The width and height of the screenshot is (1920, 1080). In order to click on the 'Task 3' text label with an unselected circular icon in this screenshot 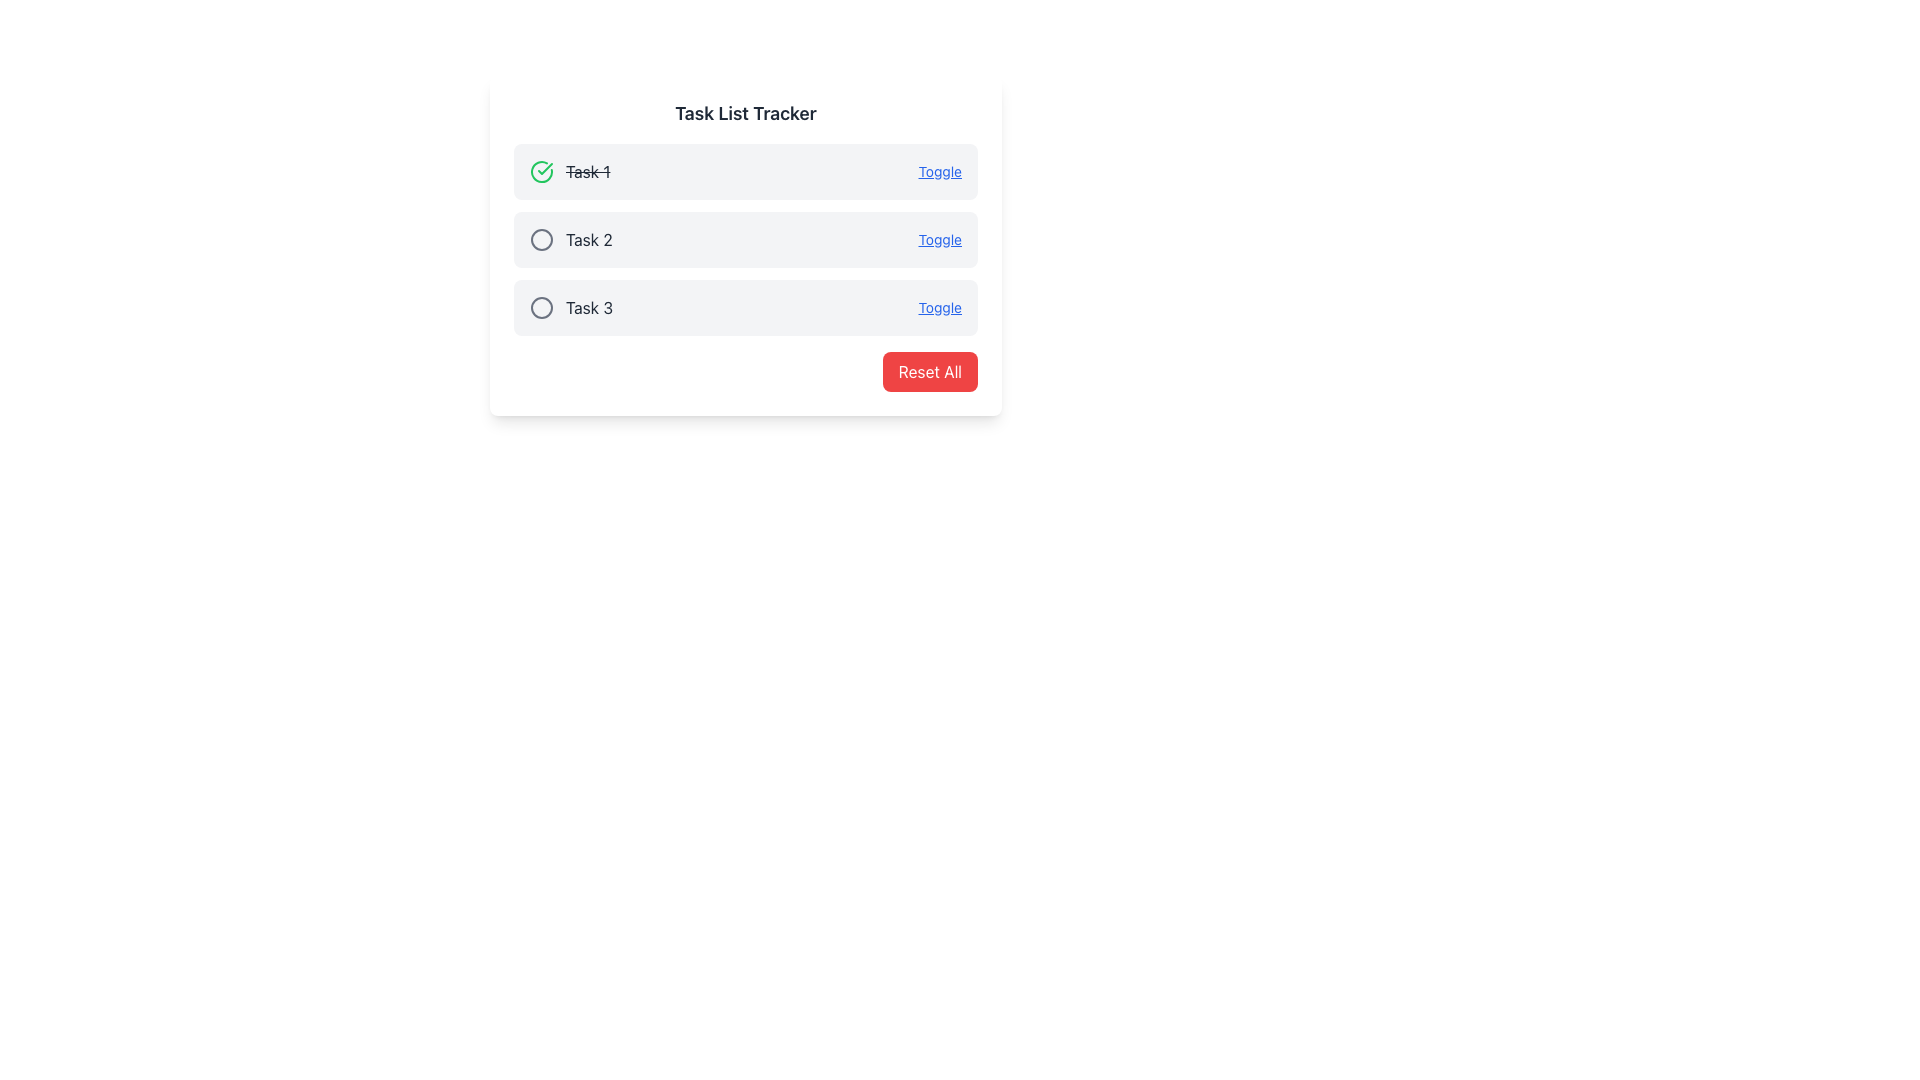, I will do `click(570, 308)`.